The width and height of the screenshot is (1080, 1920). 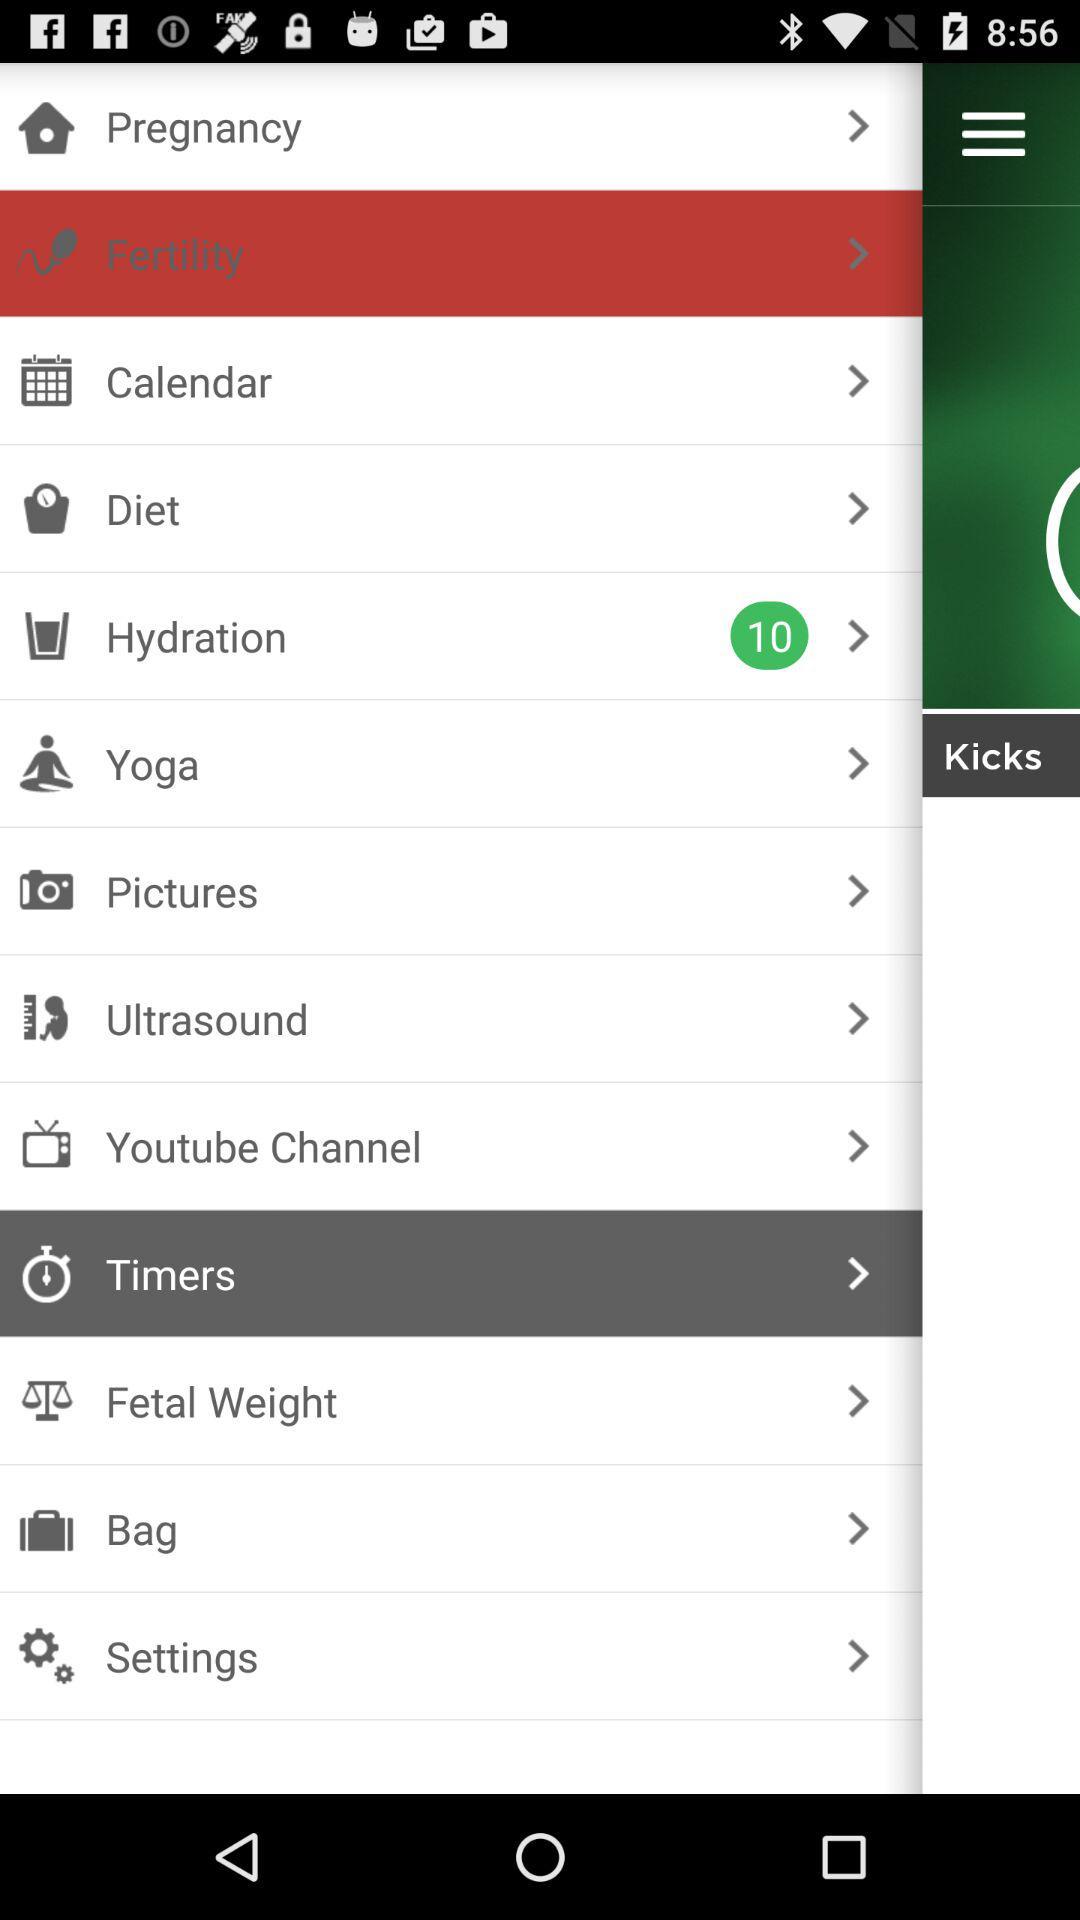 What do you see at coordinates (858, 1146) in the screenshot?
I see `caret symbol on the right side of the text youtube channel` at bounding box center [858, 1146].